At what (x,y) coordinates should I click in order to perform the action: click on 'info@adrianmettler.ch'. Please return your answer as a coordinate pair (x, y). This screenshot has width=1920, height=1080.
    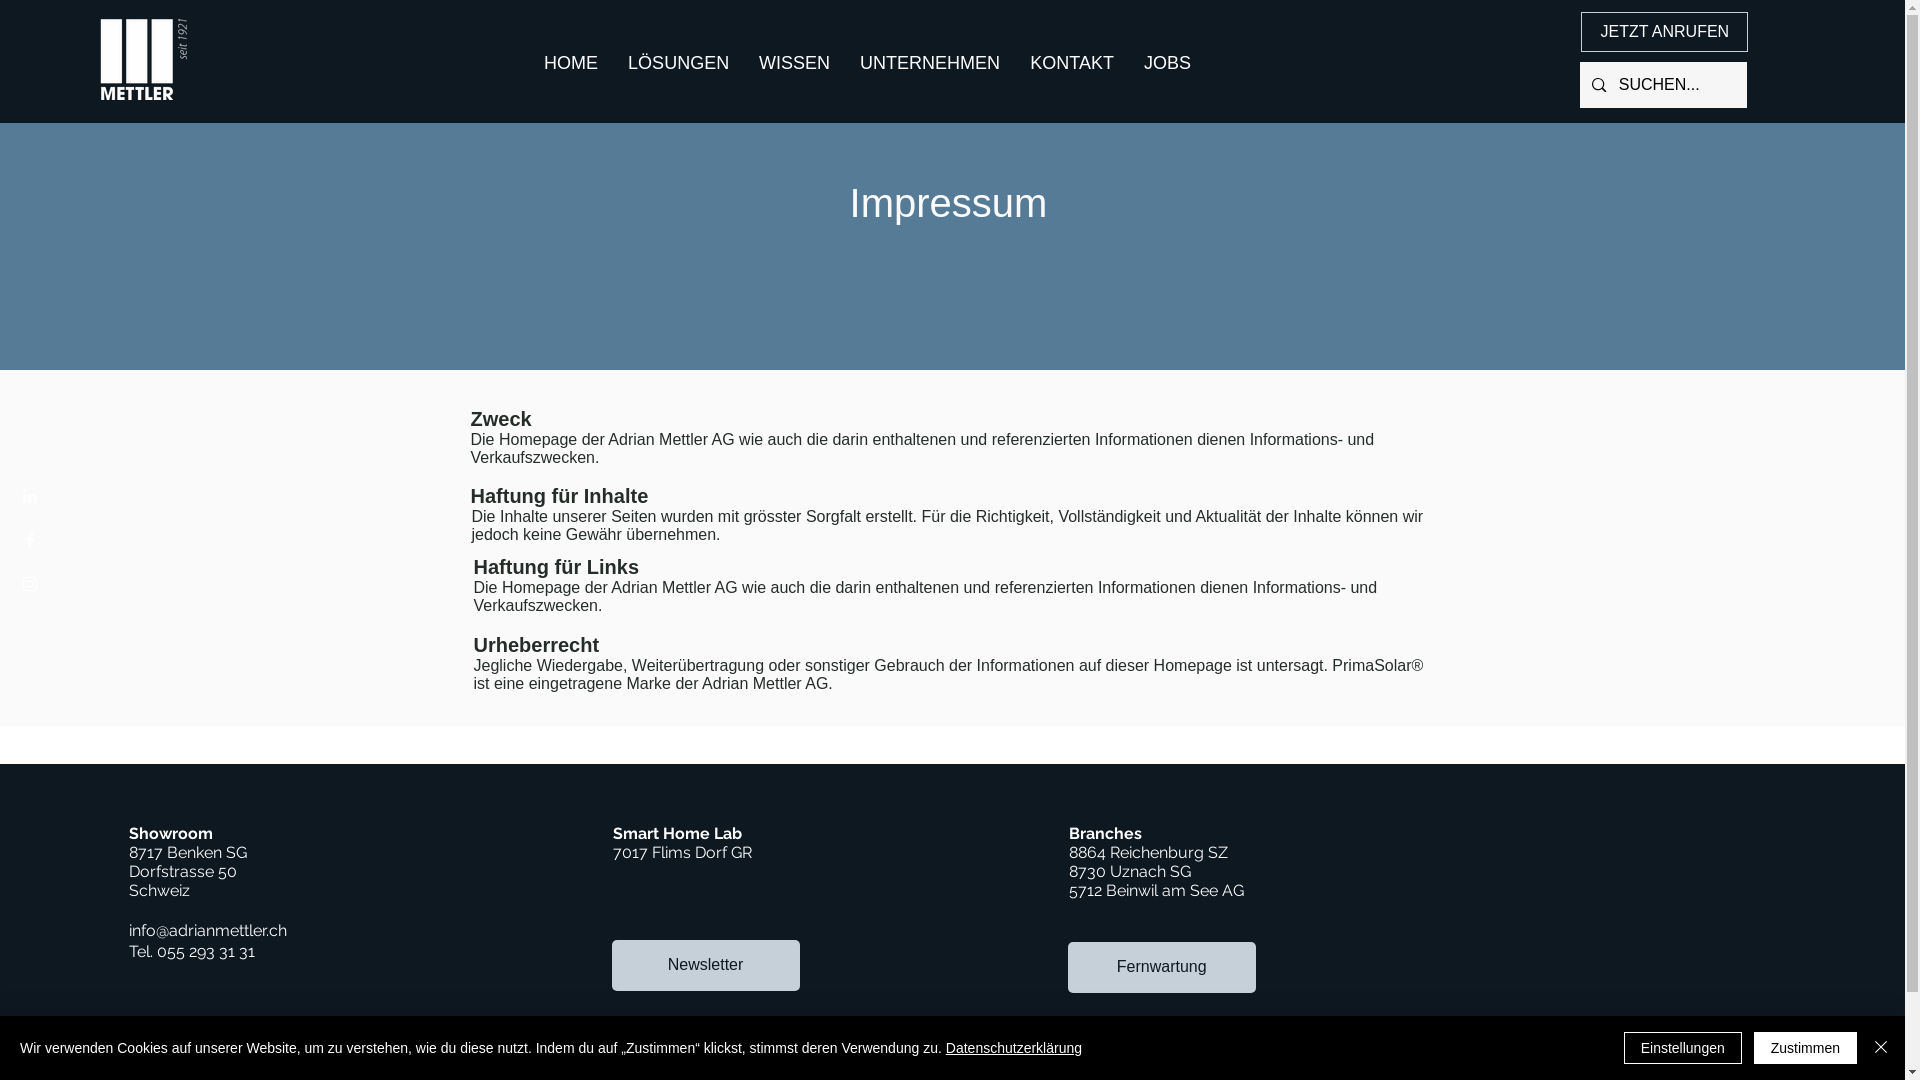
    Looking at the image, I should click on (128, 930).